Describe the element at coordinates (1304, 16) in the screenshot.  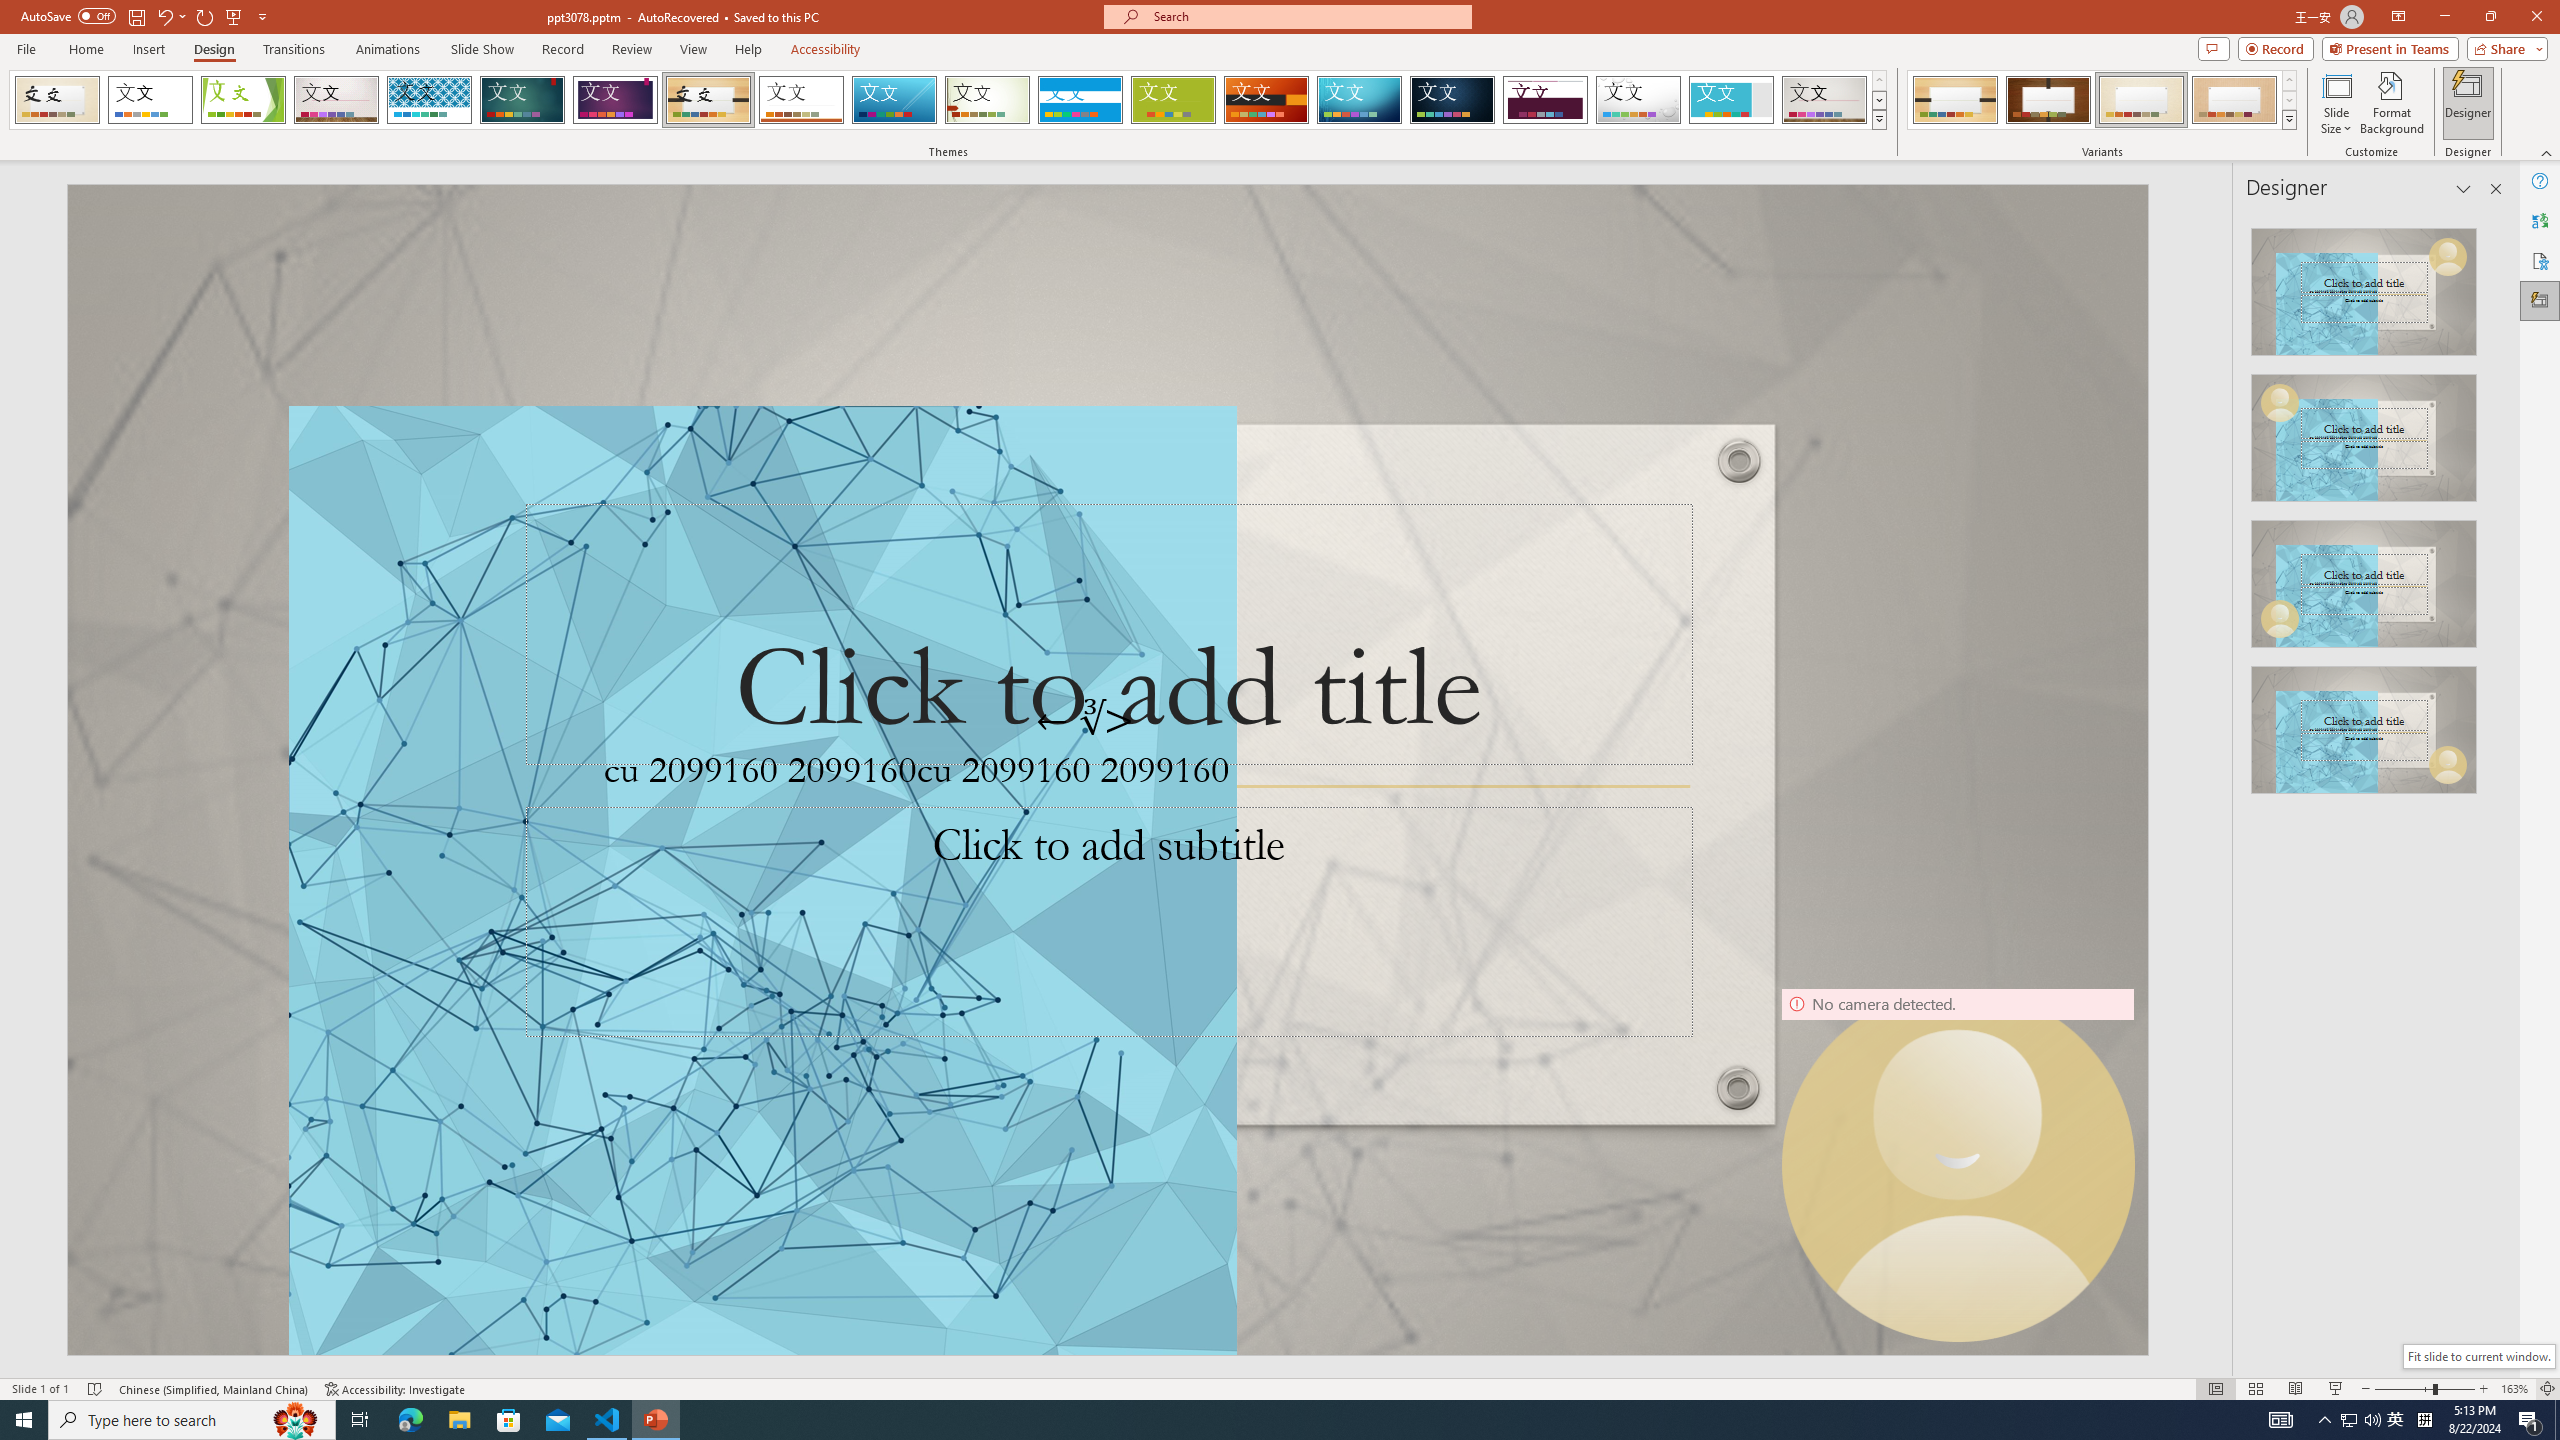
I see `'Microsoft search'` at that location.